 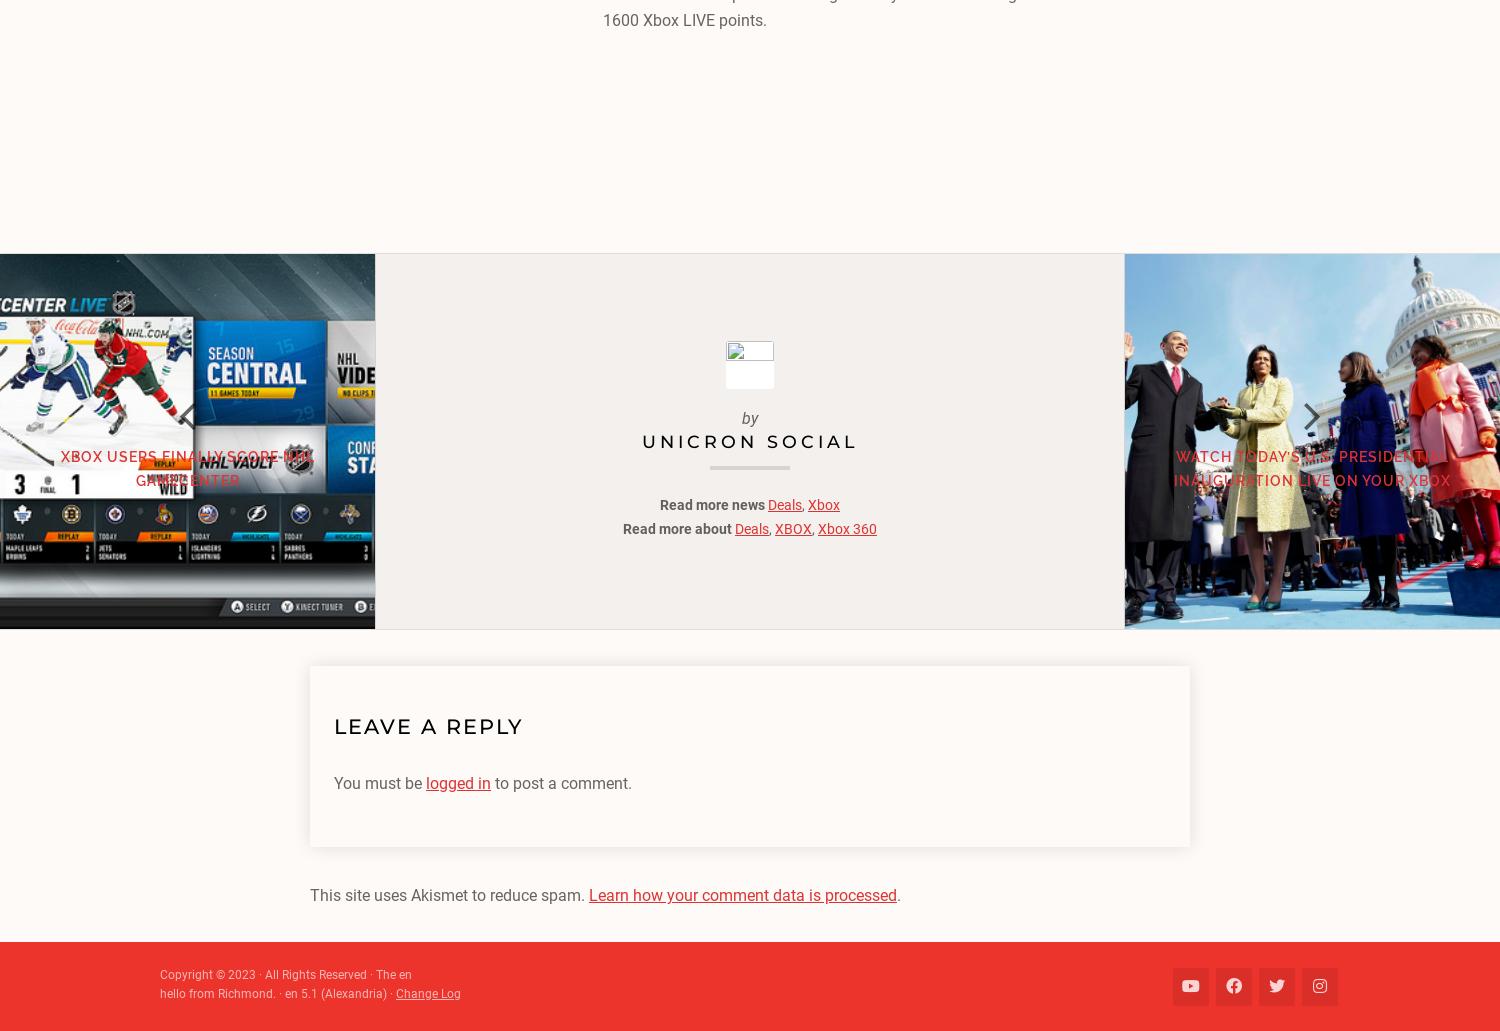 What do you see at coordinates (750, 418) in the screenshot?
I see `'by'` at bounding box center [750, 418].